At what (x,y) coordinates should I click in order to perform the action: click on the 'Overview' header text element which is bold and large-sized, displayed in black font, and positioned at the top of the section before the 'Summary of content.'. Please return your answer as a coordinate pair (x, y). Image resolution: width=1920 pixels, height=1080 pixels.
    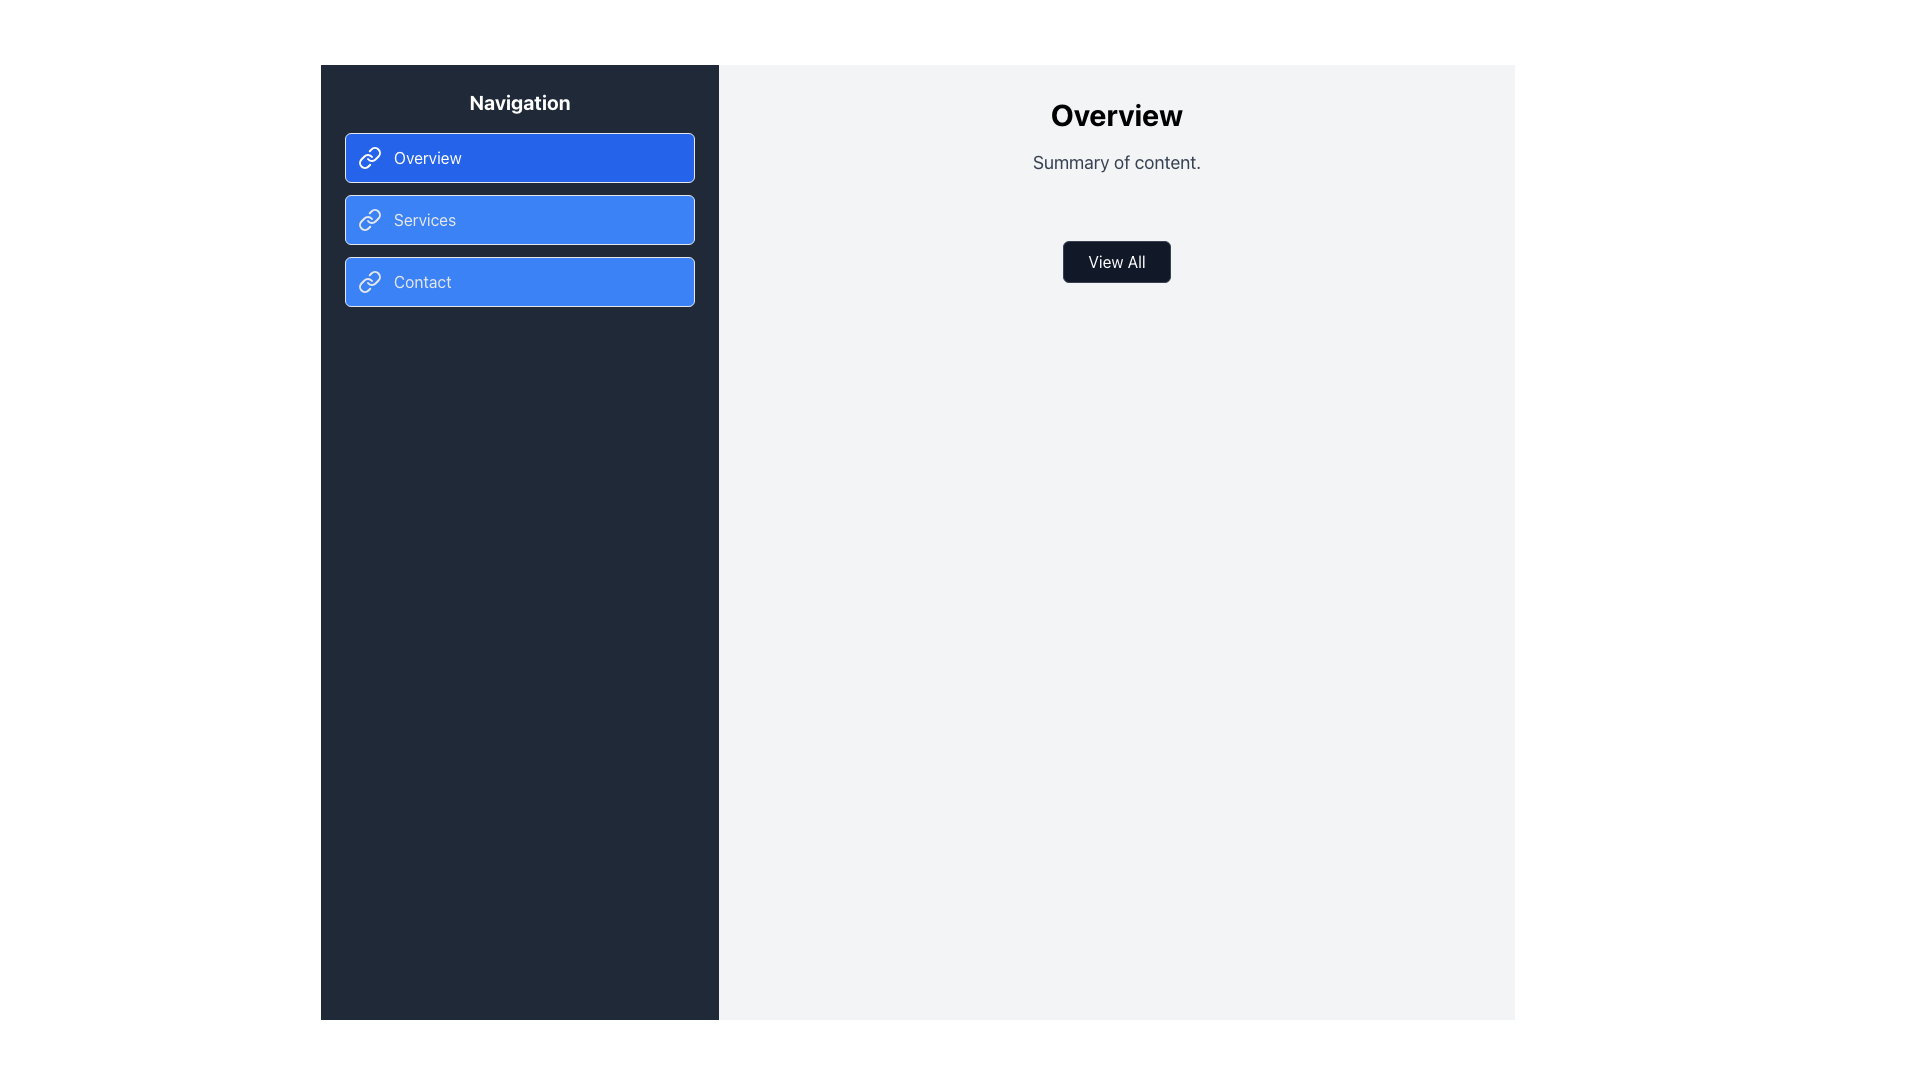
    Looking at the image, I should click on (1116, 115).